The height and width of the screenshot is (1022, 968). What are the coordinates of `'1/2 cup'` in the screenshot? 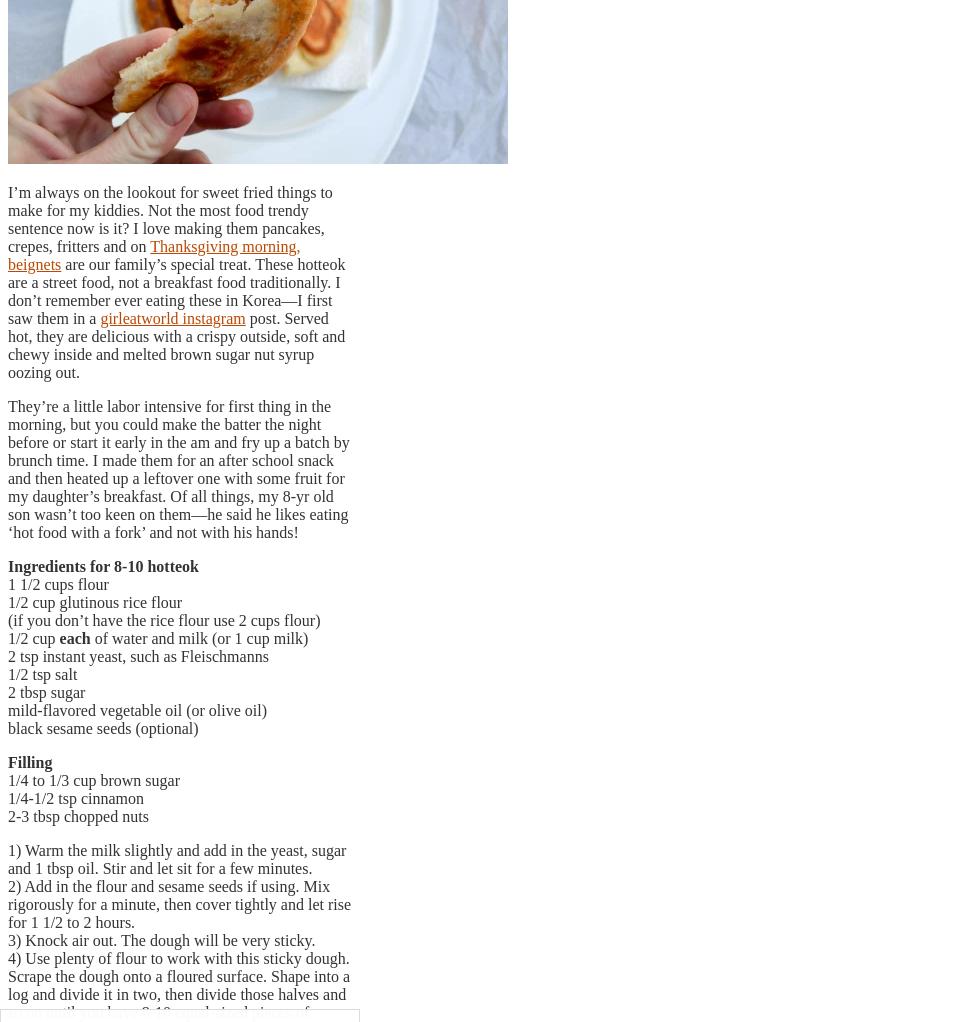 It's located at (8, 637).